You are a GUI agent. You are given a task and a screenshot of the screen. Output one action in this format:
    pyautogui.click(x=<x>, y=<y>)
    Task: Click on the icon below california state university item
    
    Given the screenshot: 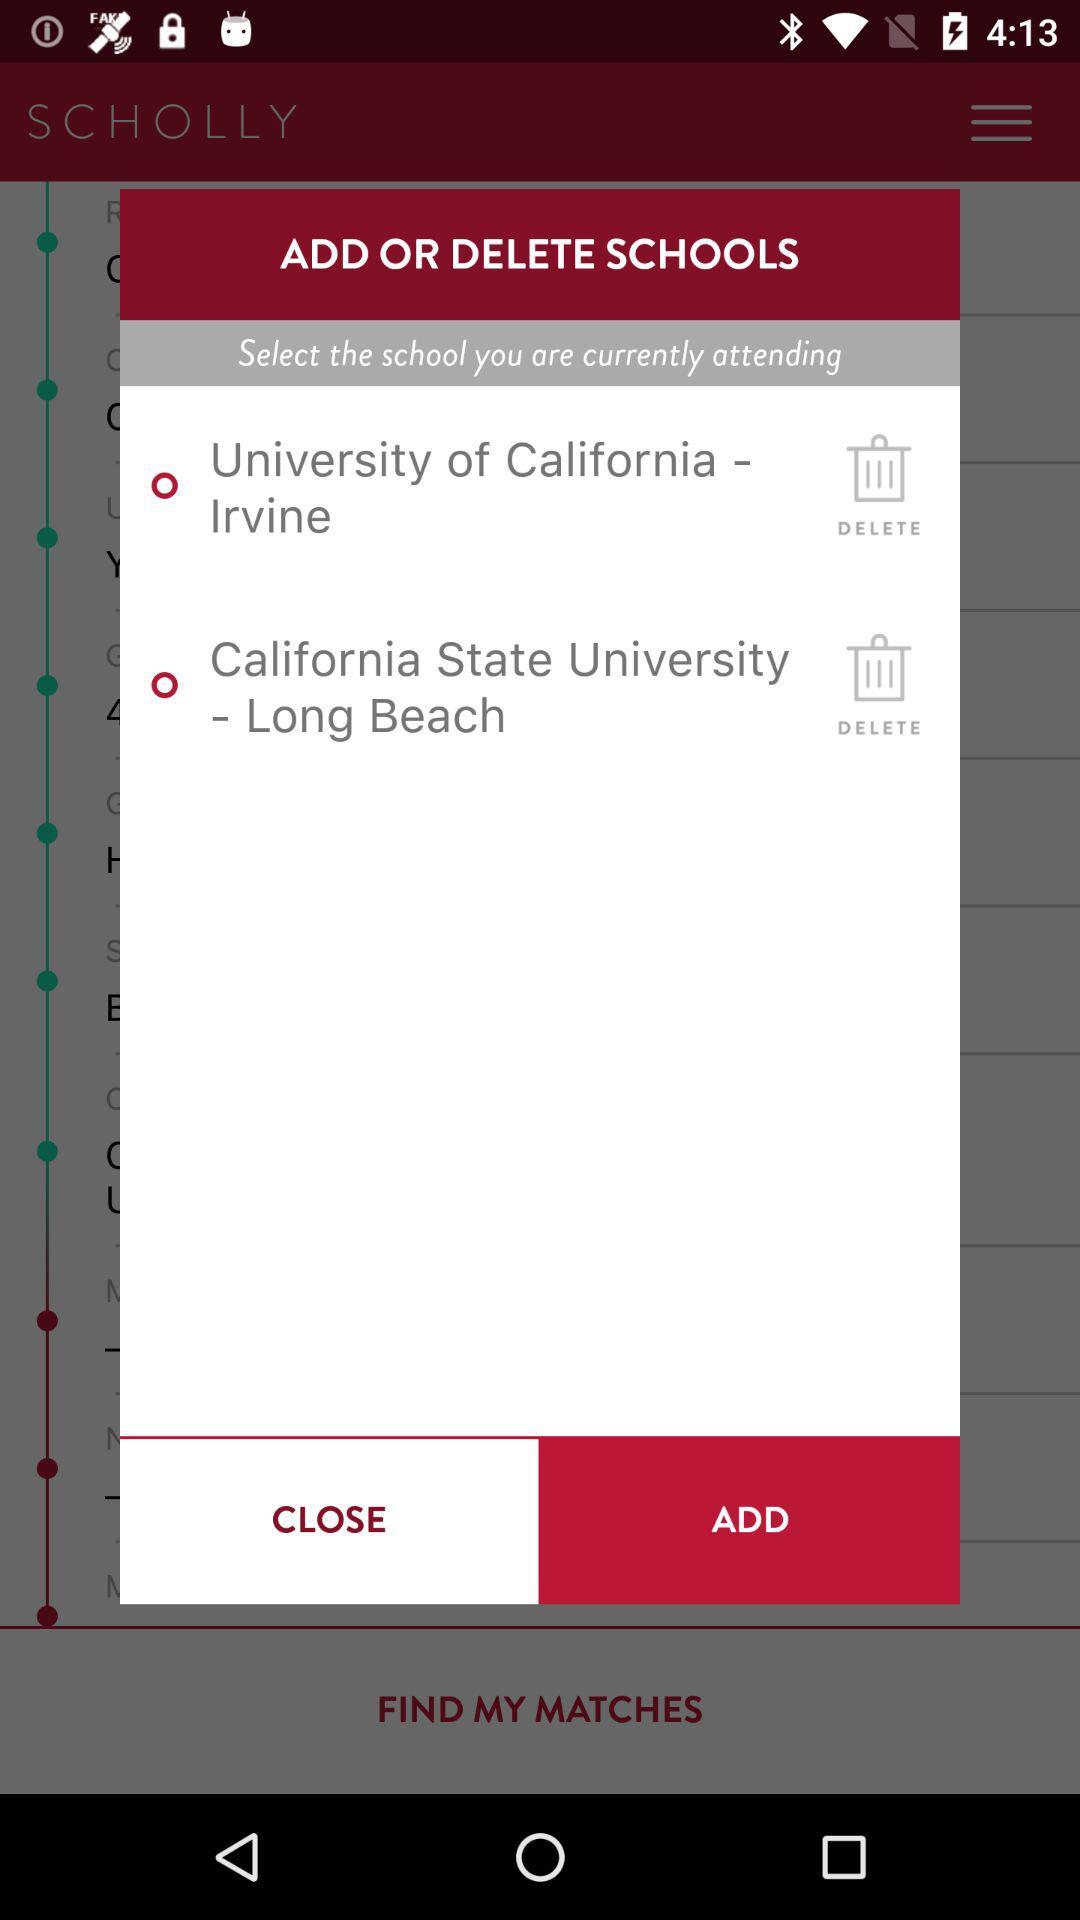 What is the action you would take?
    pyautogui.click(x=328, y=1520)
    